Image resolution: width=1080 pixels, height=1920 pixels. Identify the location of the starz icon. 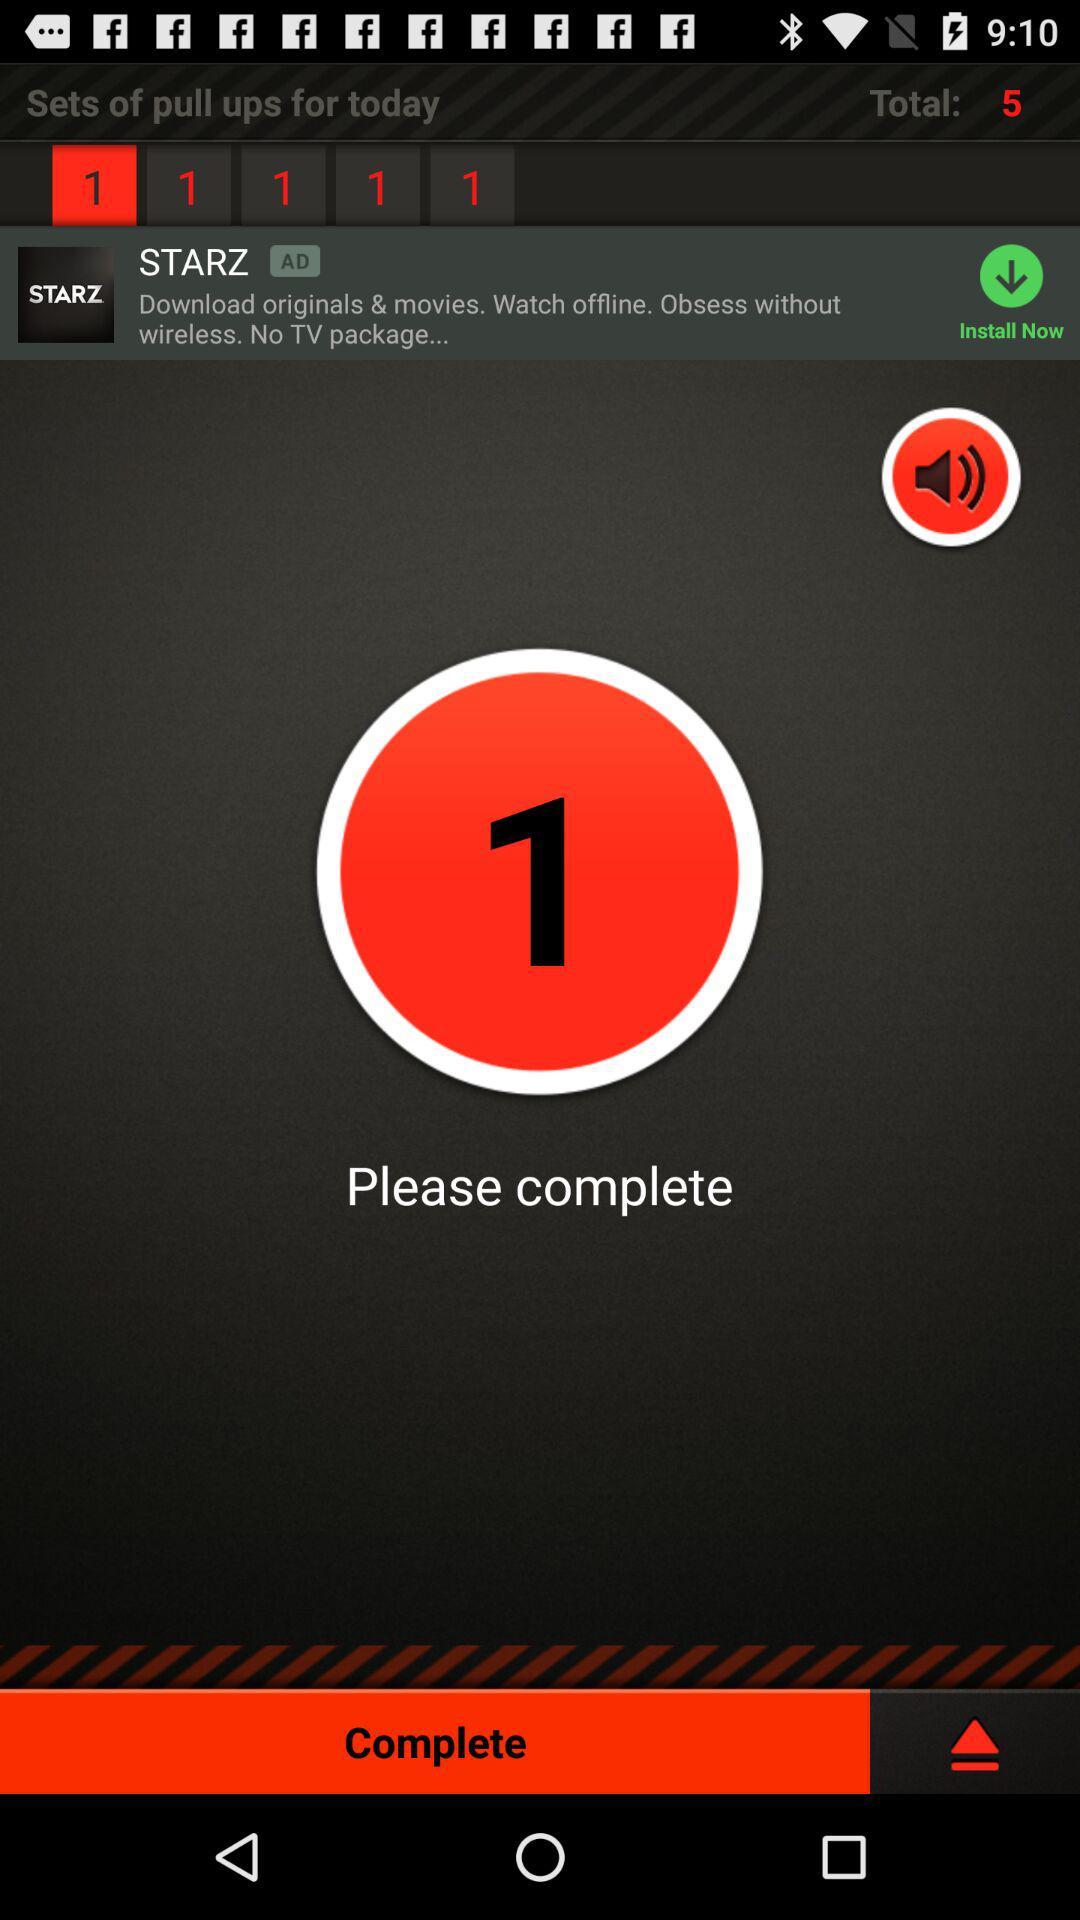
(228, 259).